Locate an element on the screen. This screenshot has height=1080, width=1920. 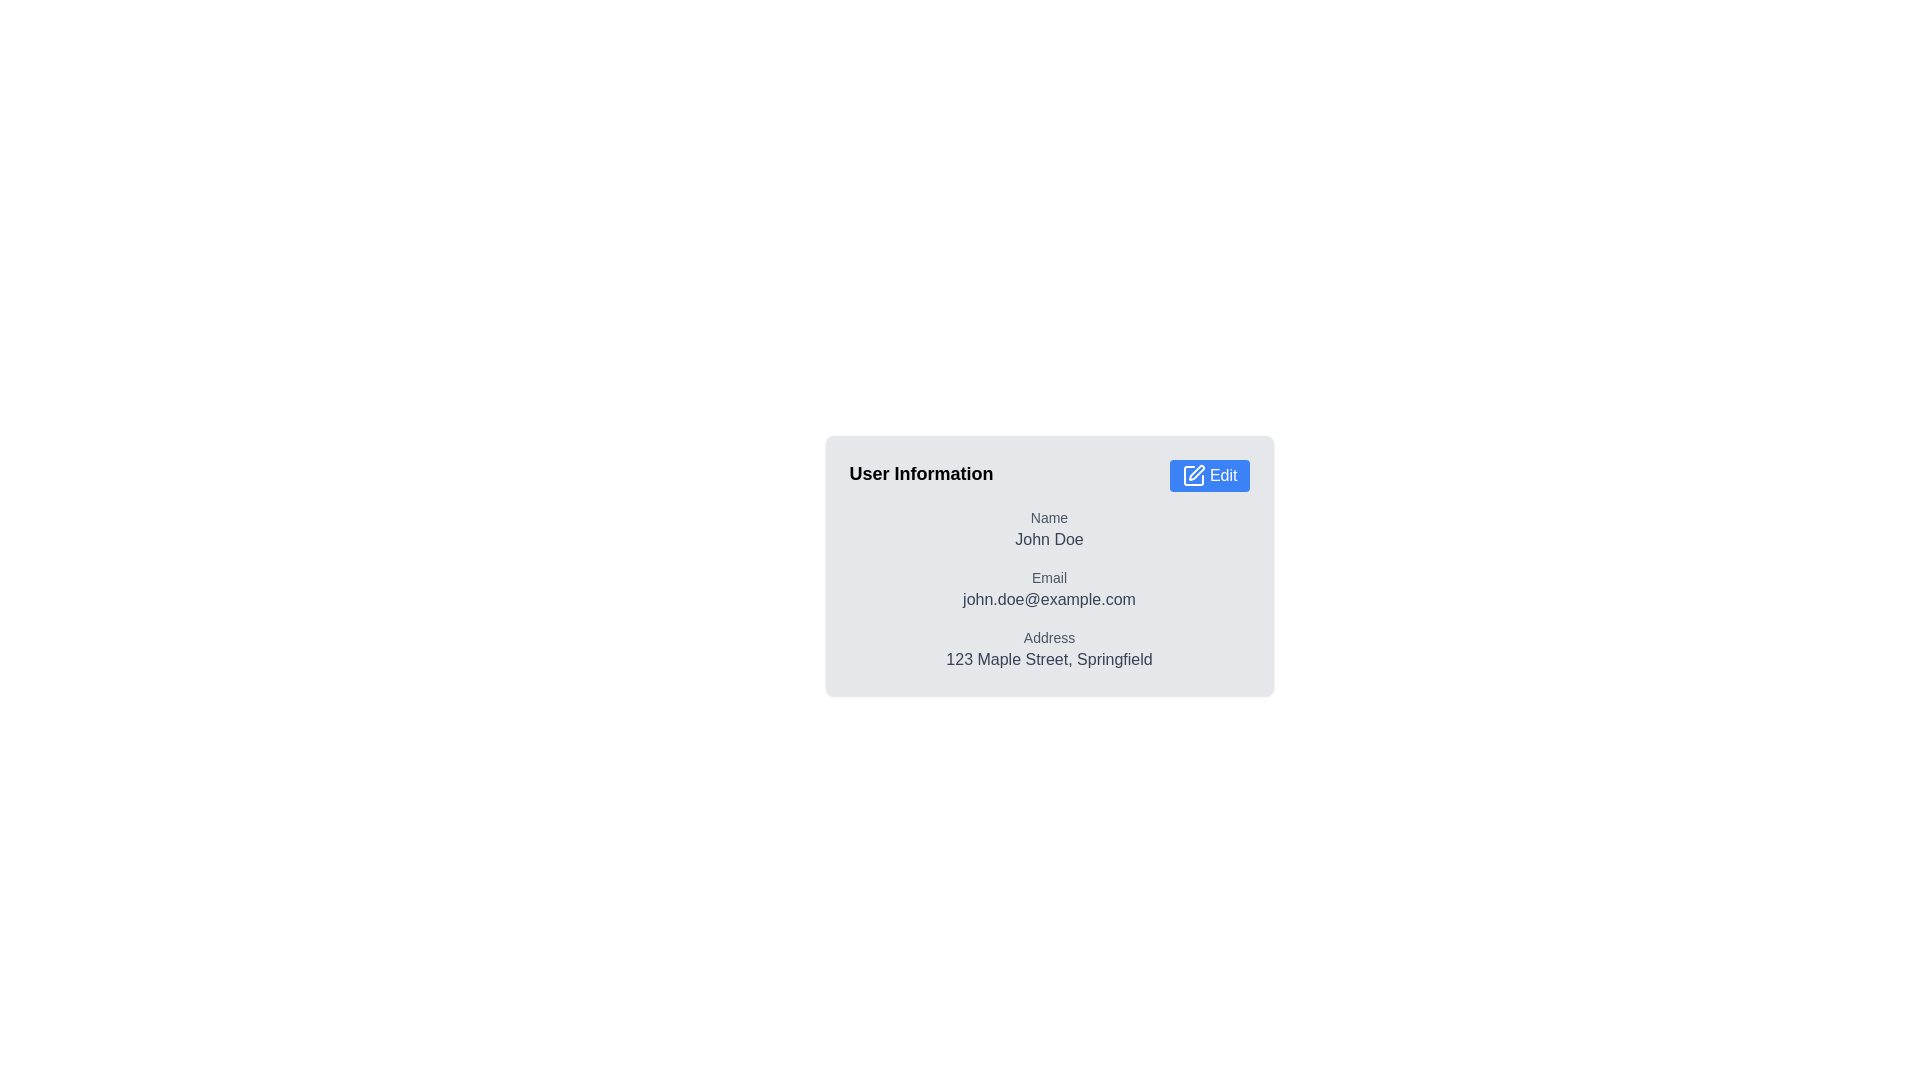
the label element that displays the text 'Name', which is styled with a small-sized font and light gray color, located above the name 'John Doe' is located at coordinates (1048, 516).